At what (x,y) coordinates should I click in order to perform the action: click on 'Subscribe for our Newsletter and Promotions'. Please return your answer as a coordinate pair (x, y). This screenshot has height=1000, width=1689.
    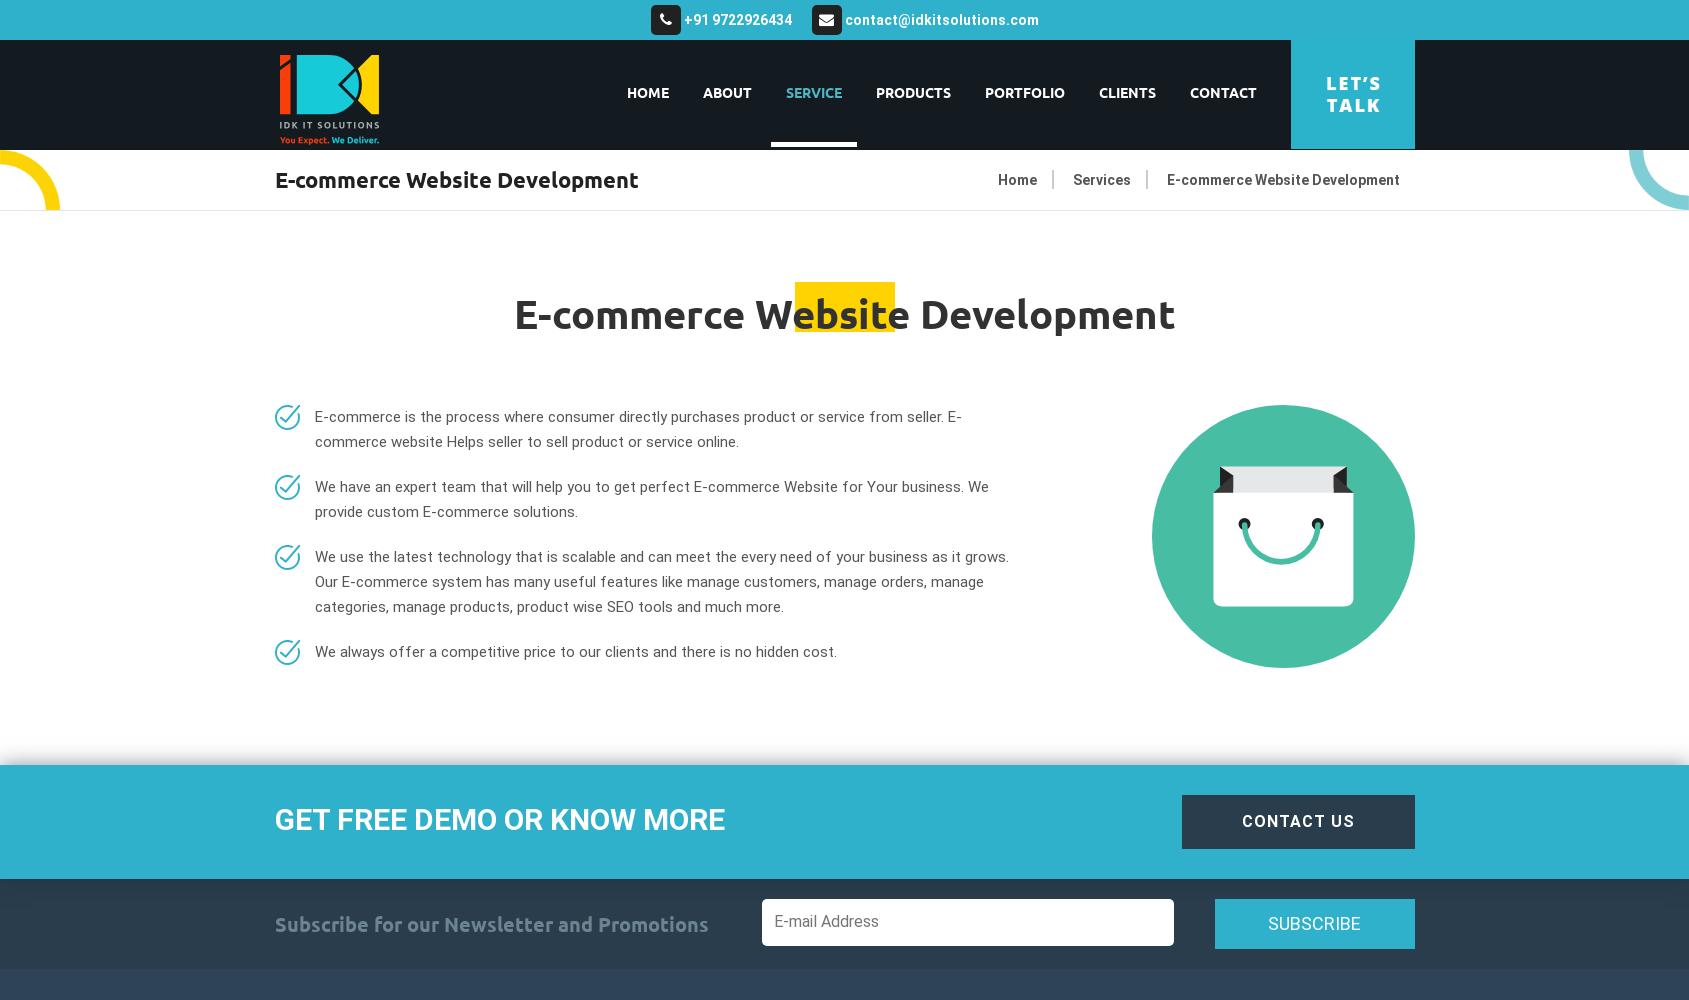
    Looking at the image, I should click on (490, 924).